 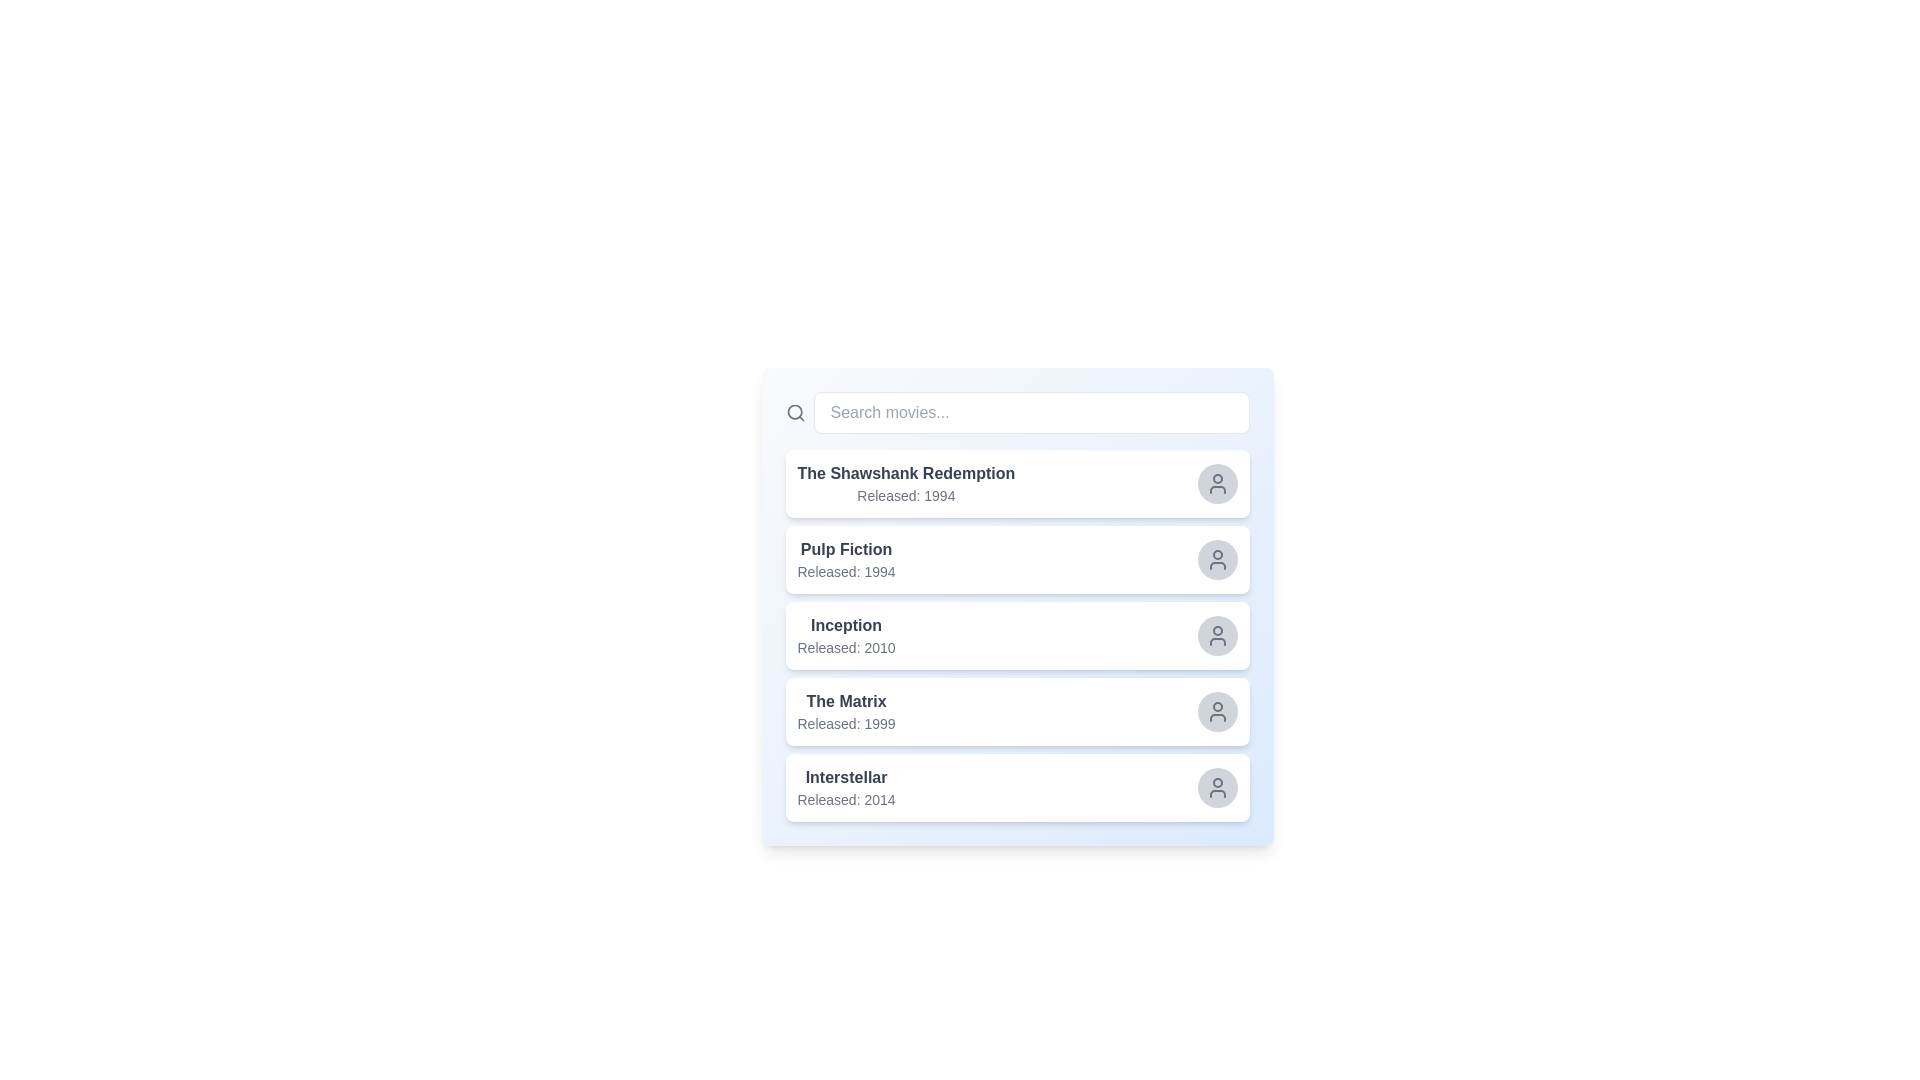 I want to click on the text label highlighting the movie name 'Inception', located in the top portion of the third card down in a vertically stacked list, directly above the text 'Released: 2010', so click(x=846, y=624).